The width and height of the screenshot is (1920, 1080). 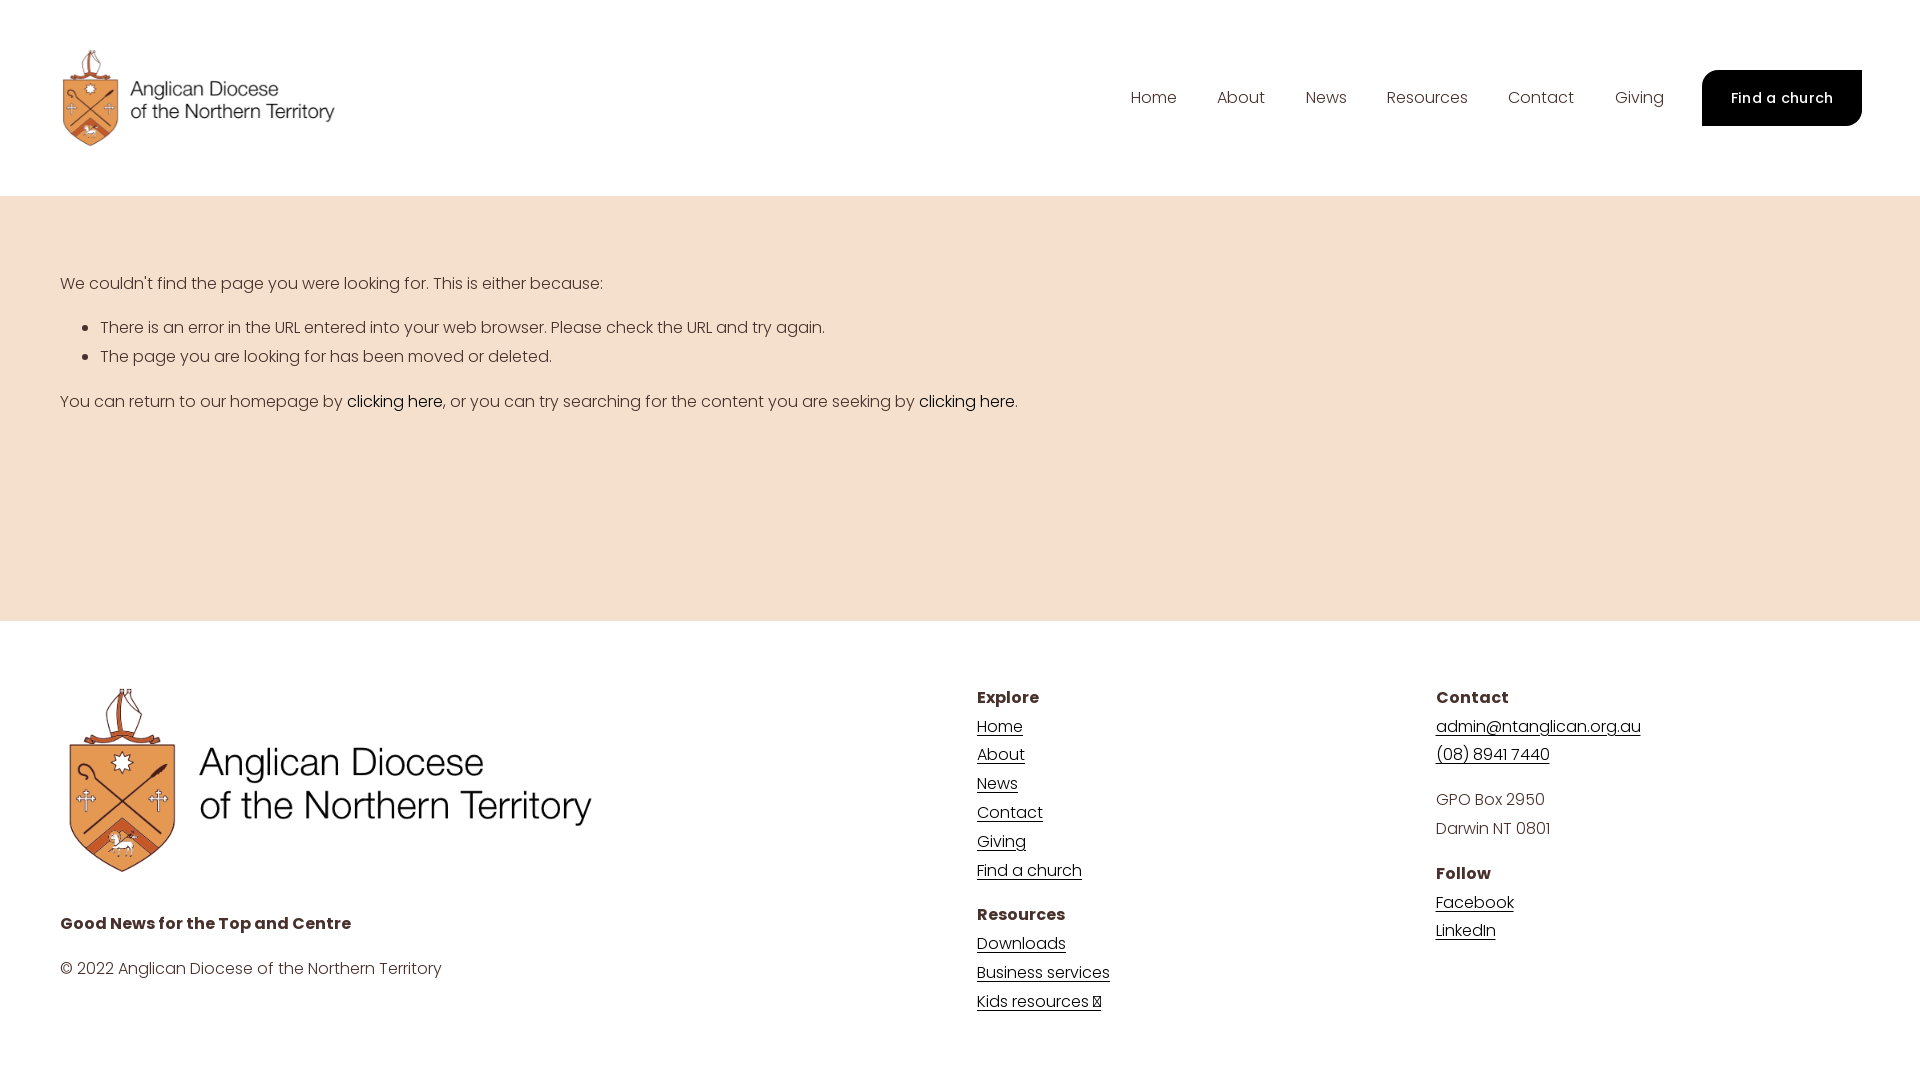 What do you see at coordinates (1781, 97) in the screenshot?
I see `'Find a church'` at bounding box center [1781, 97].